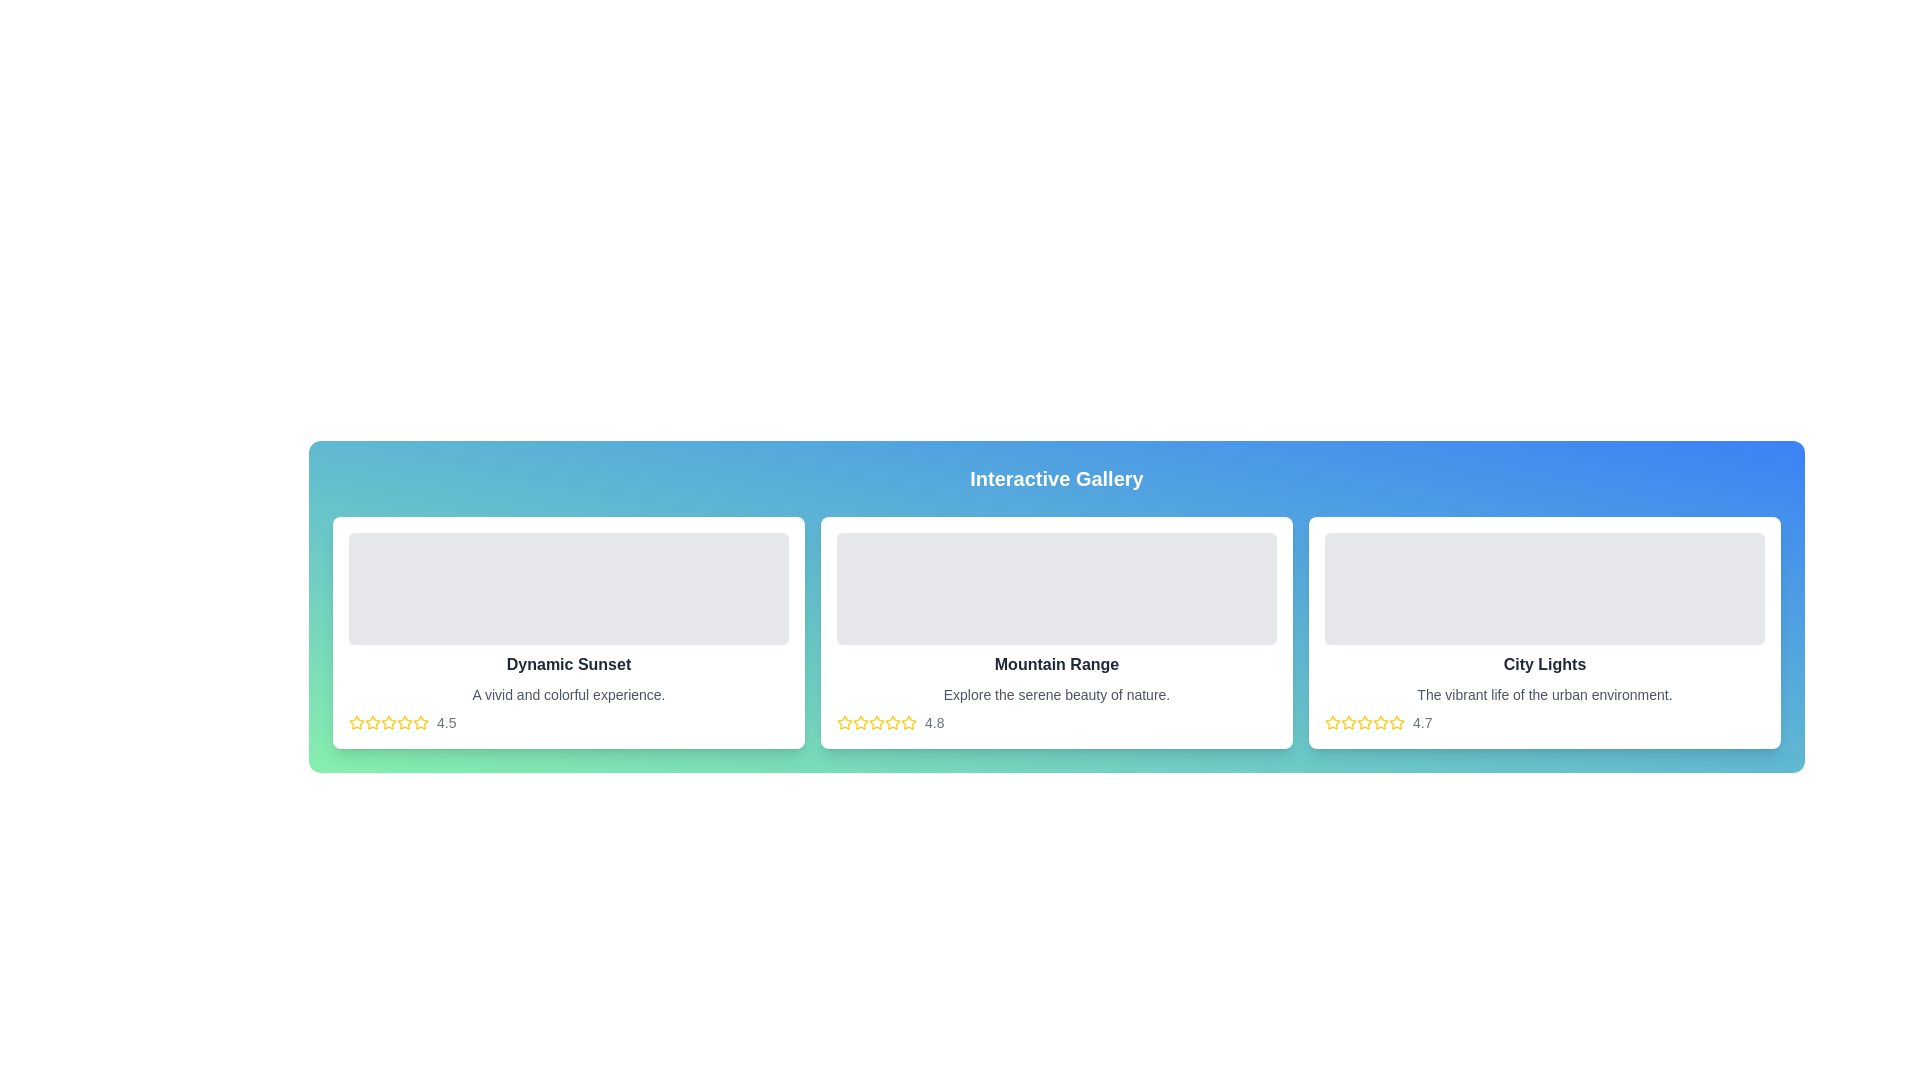  What do you see at coordinates (891, 722) in the screenshot?
I see `the third yellow star-shaped icon in the rating system for the 'Mountain Range' section` at bounding box center [891, 722].